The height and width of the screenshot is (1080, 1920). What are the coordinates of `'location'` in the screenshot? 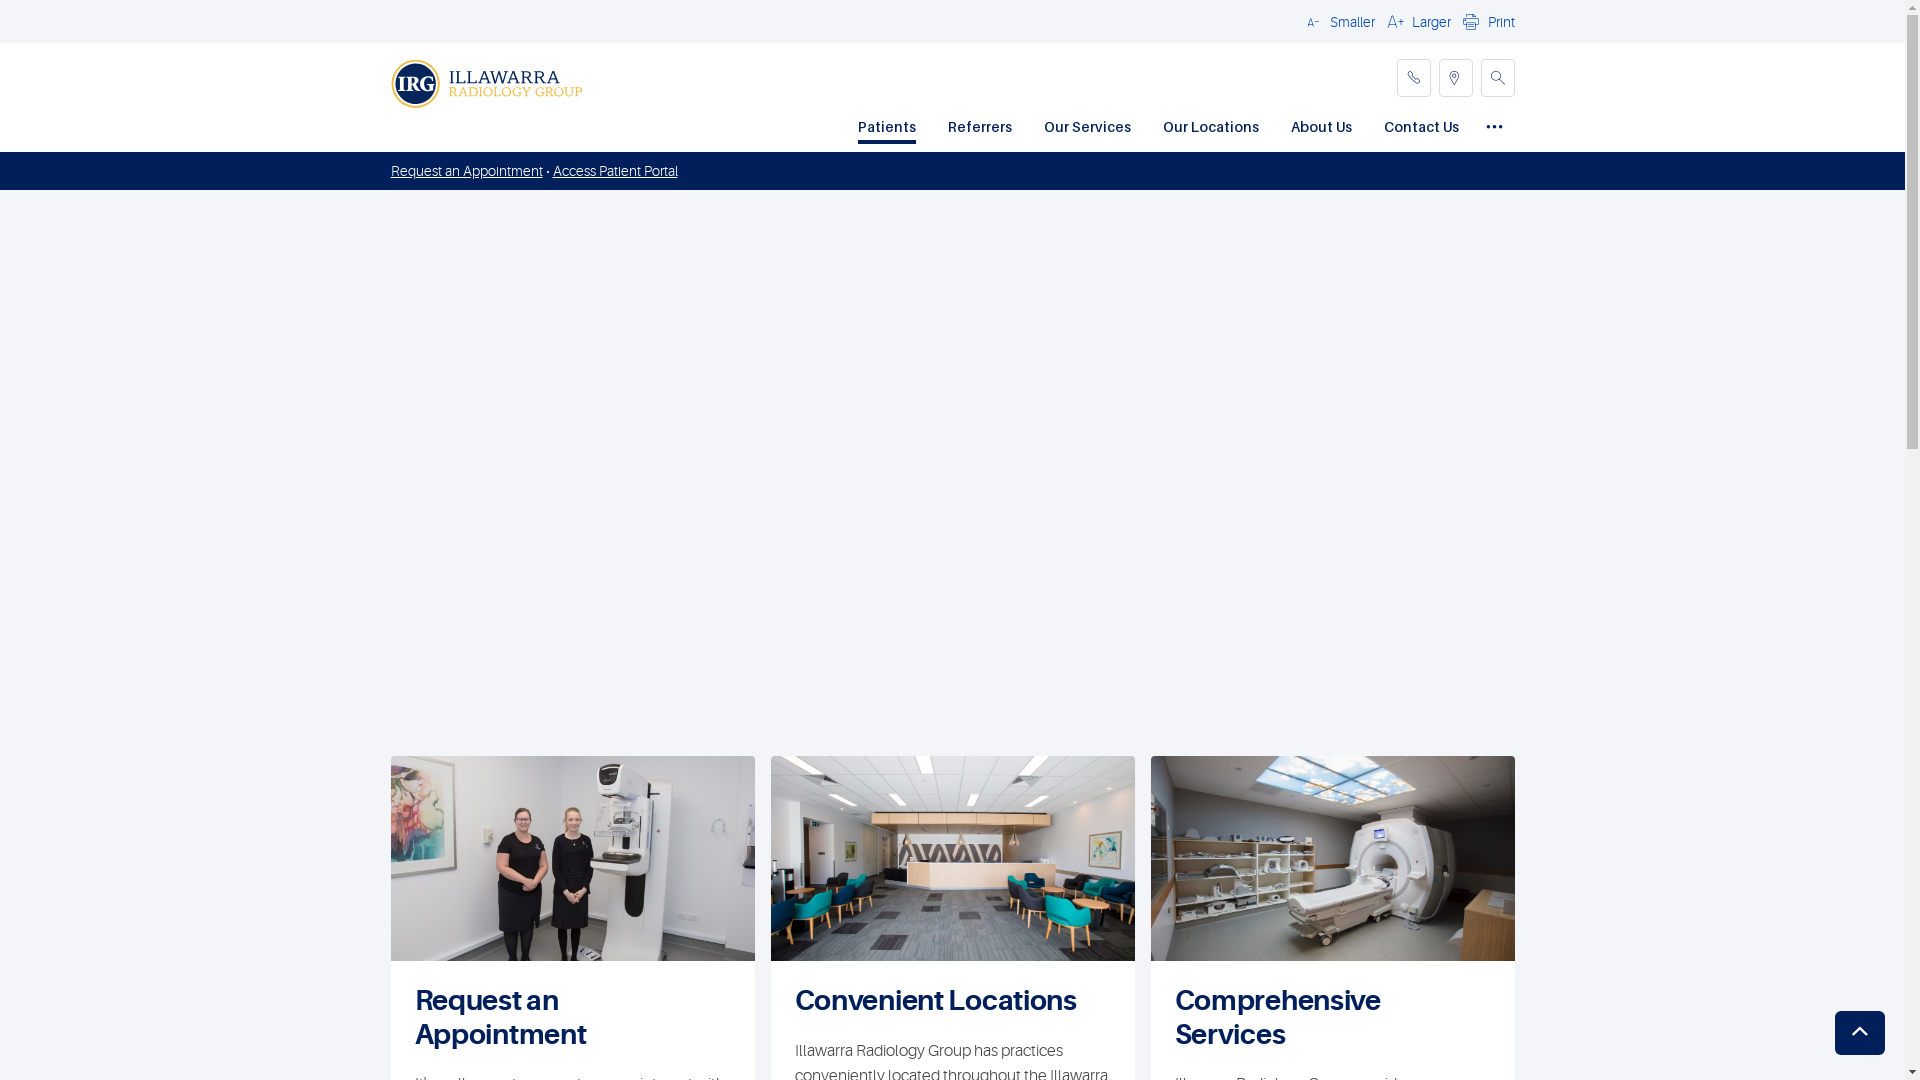 It's located at (1454, 76).